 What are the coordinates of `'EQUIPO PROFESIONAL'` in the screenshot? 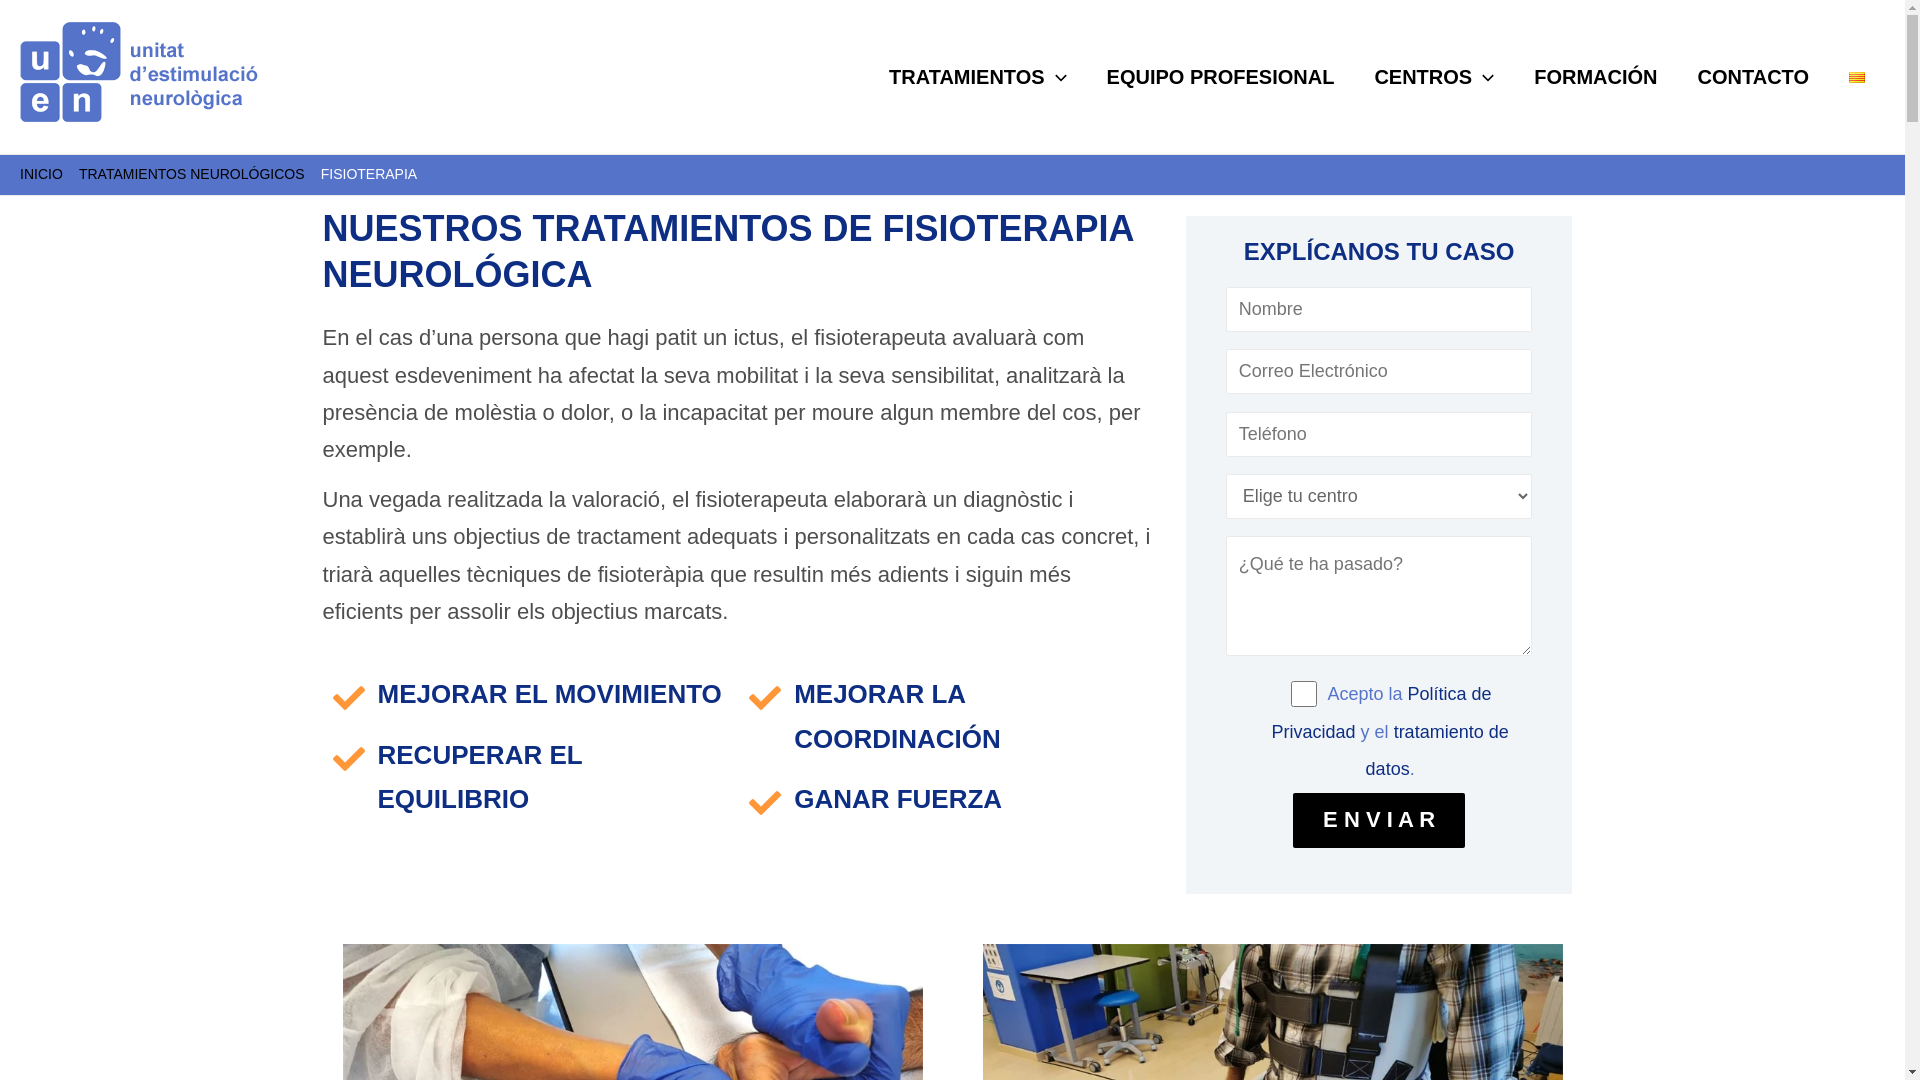 It's located at (1219, 76).